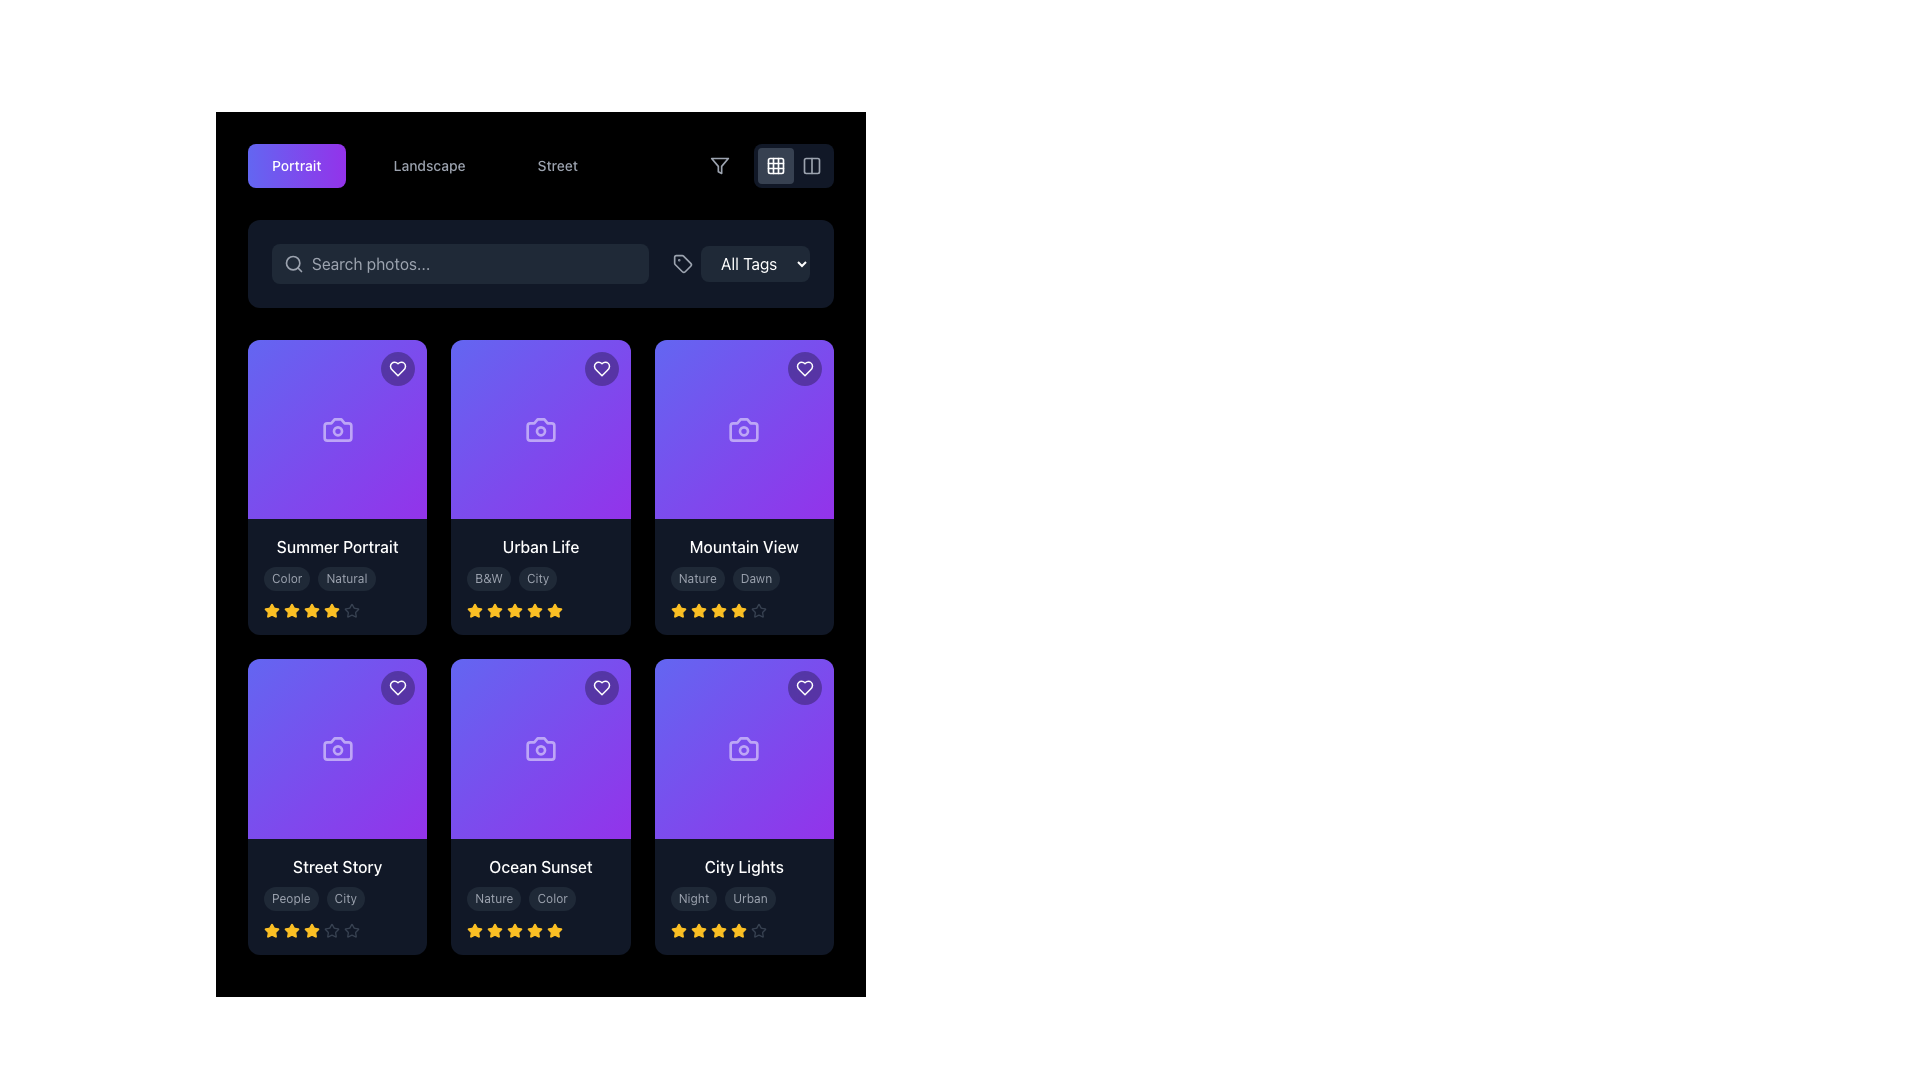  What do you see at coordinates (271, 609) in the screenshot?
I see `the first golden-yellow star icon in the rating section under the title 'Summer Portrait'` at bounding box center [271, 609].